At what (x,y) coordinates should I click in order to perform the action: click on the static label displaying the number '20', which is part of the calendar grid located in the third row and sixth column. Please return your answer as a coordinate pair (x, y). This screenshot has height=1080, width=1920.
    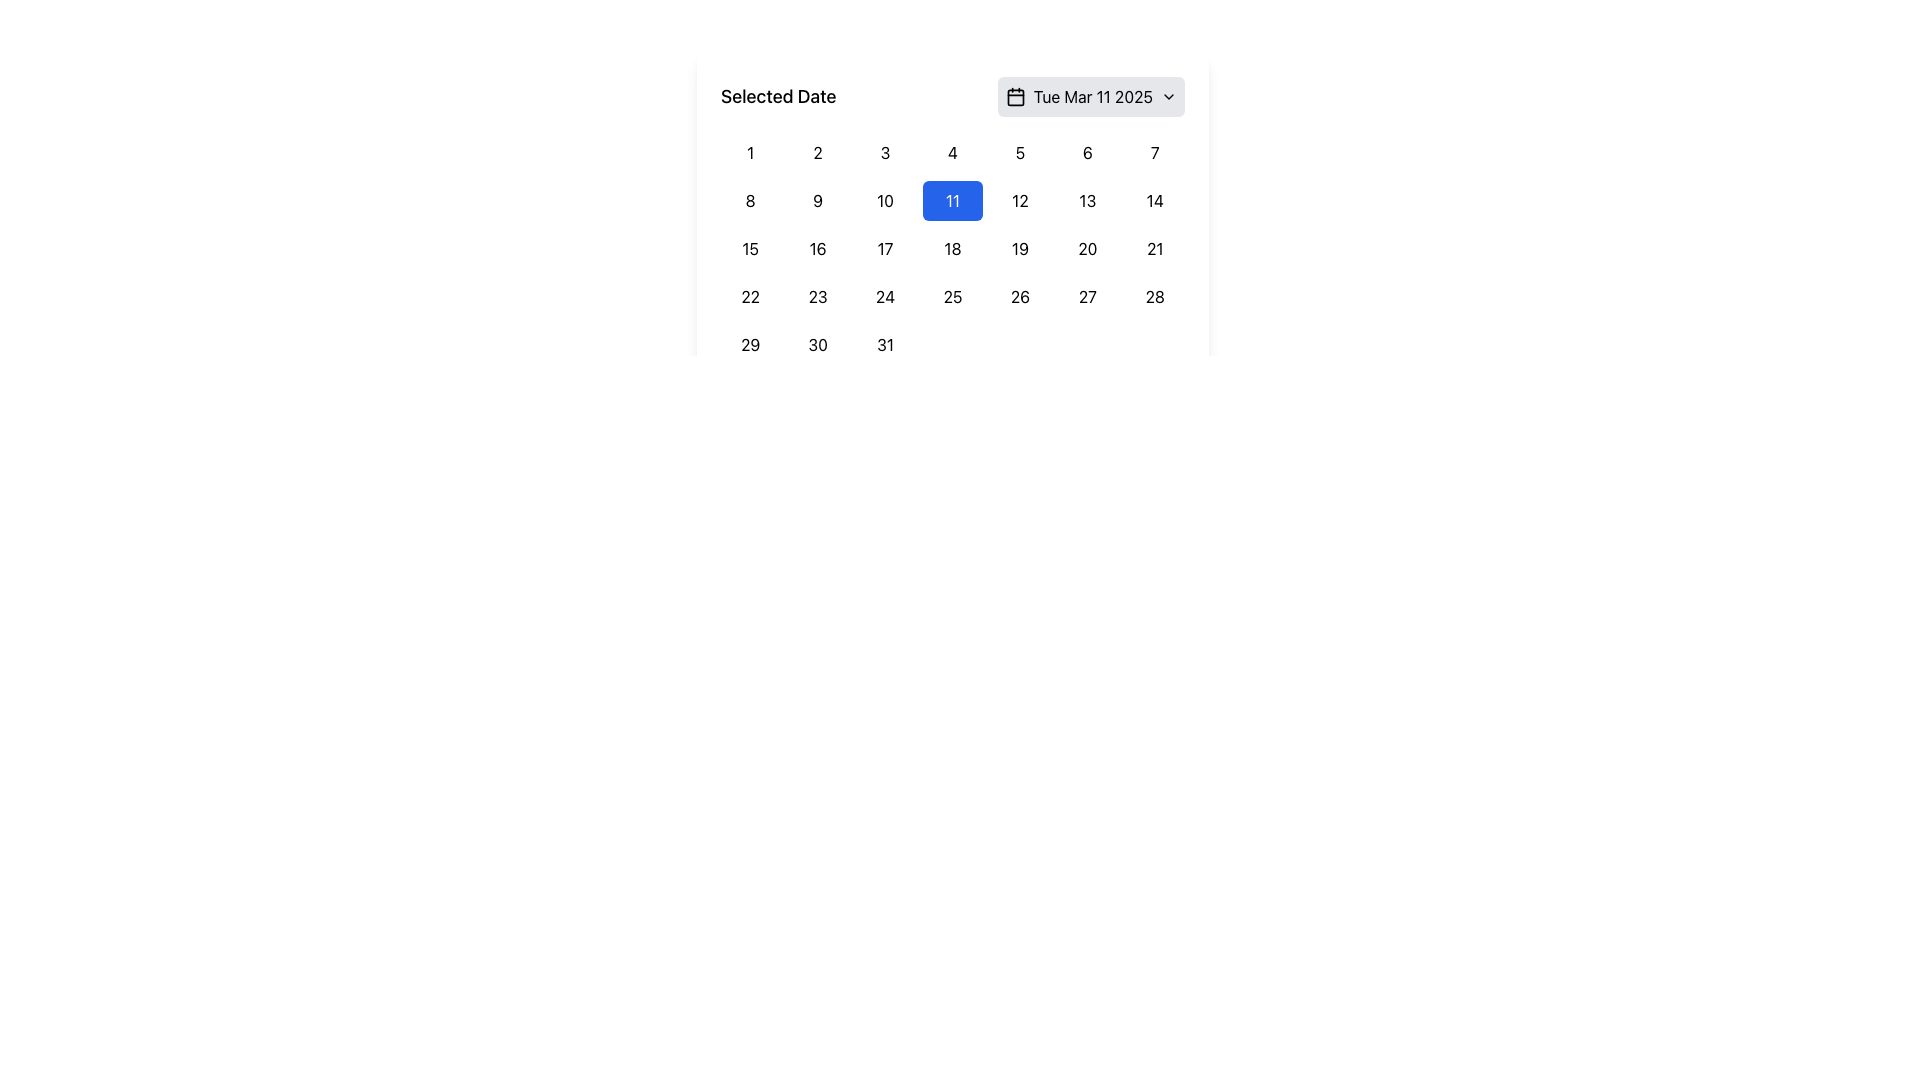
    Looking at the image, I should click on (1086, 248).